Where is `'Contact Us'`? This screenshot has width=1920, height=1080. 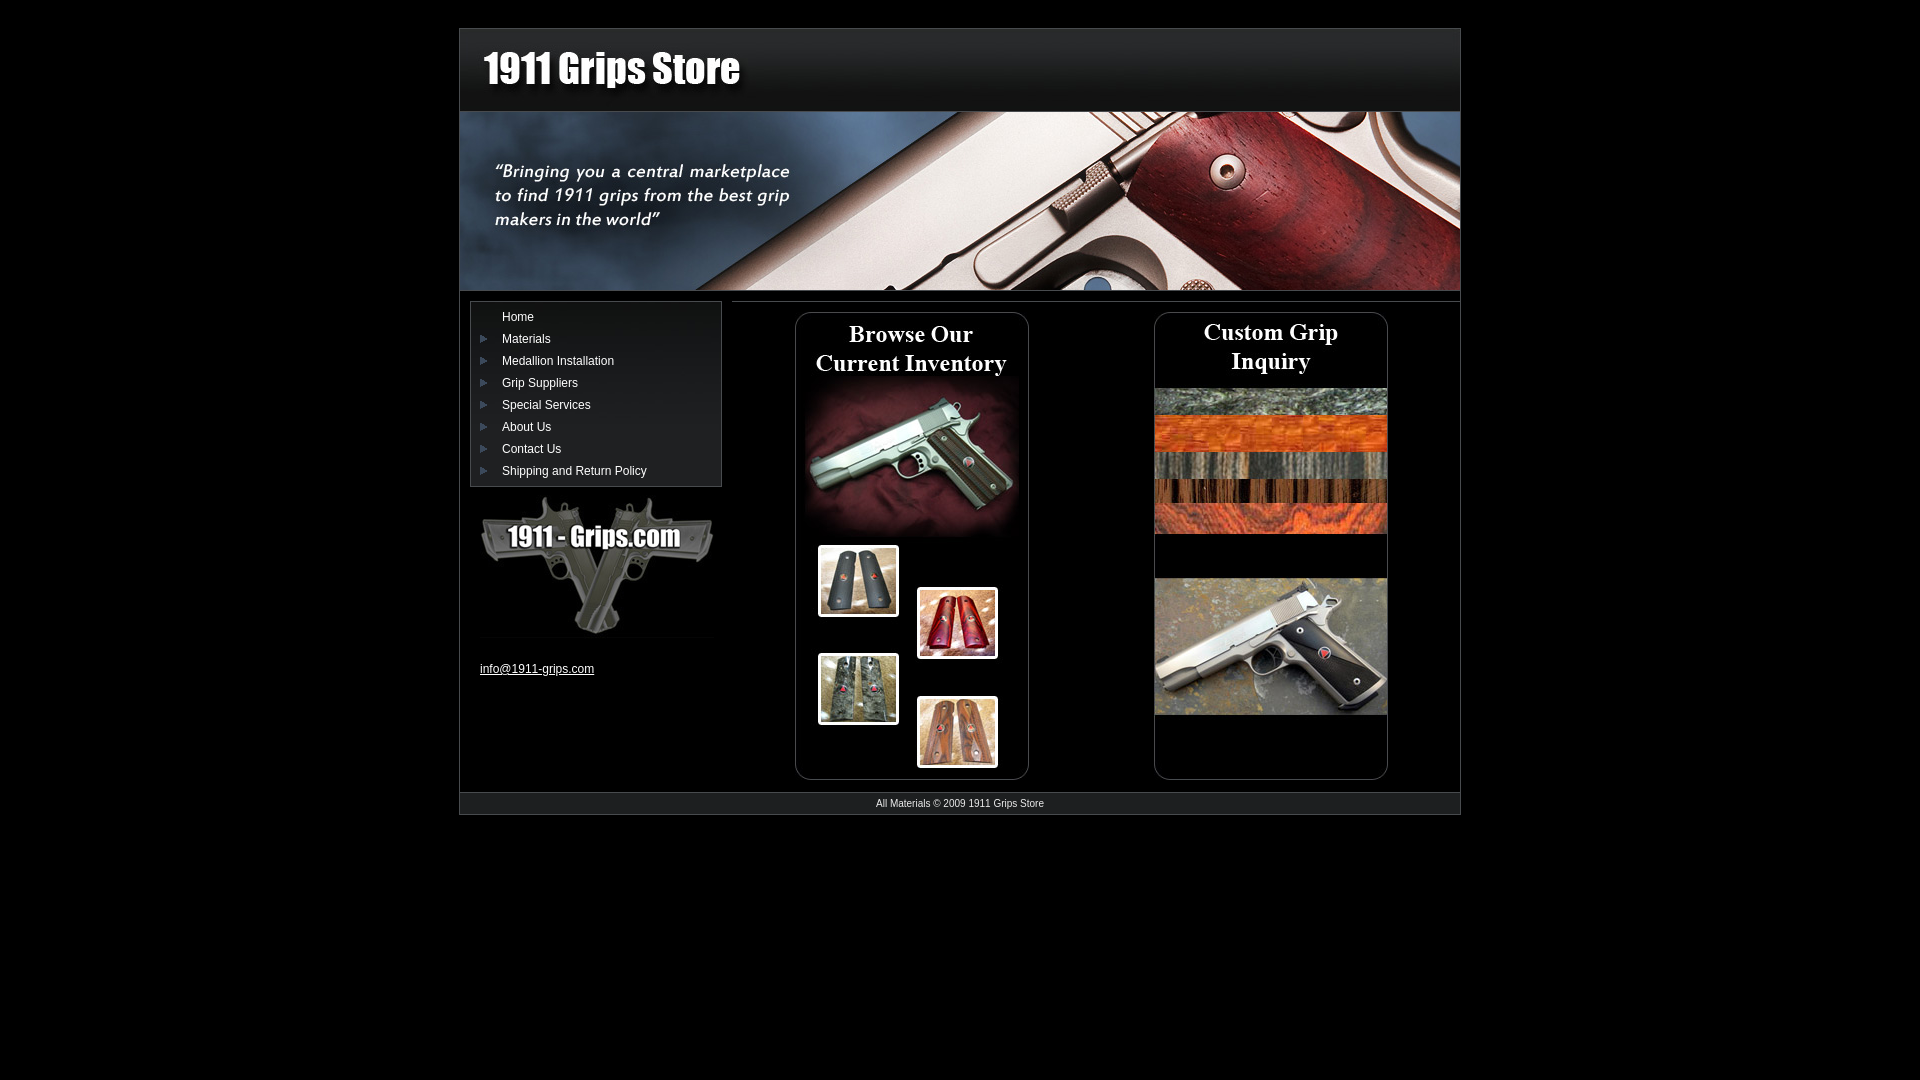 'Contact Us' is located at coordinates (531, 447).